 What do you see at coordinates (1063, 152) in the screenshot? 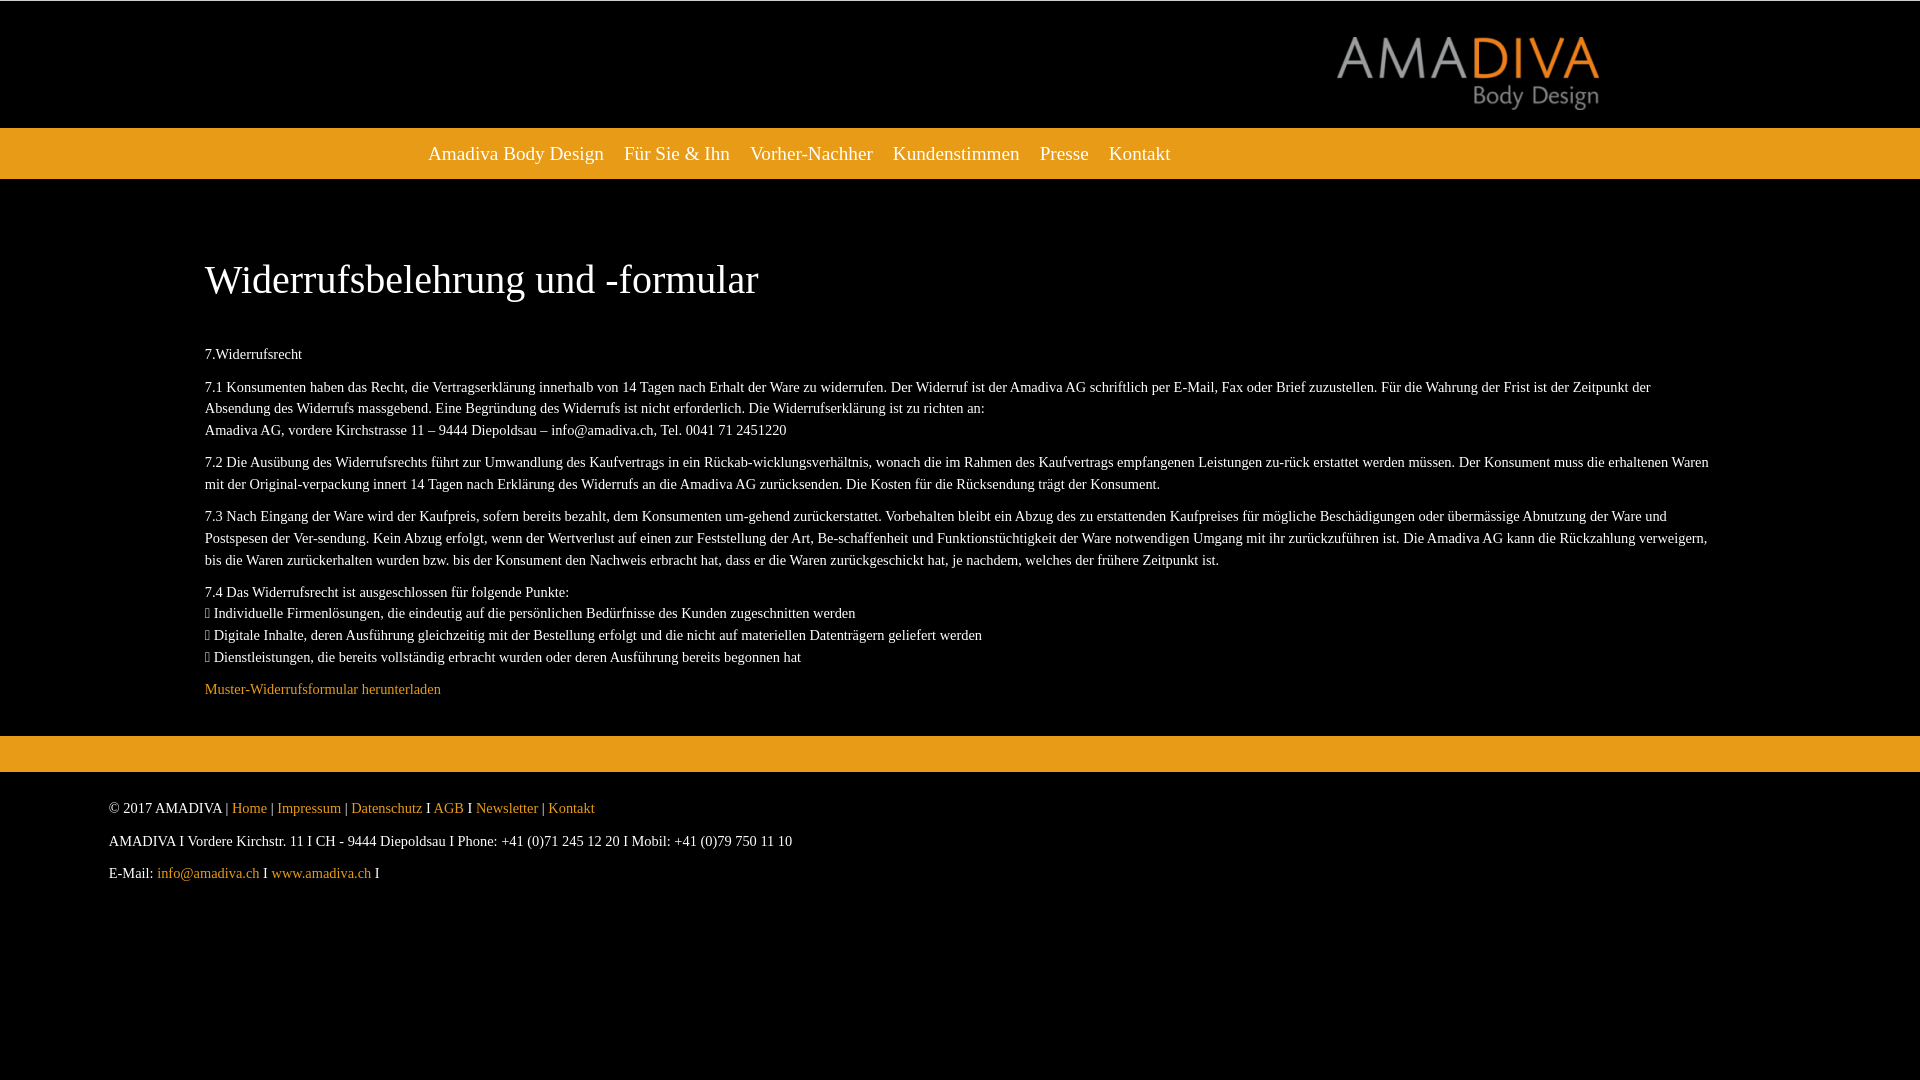
I see `'Presse'` at bounding box center [1063, 152].